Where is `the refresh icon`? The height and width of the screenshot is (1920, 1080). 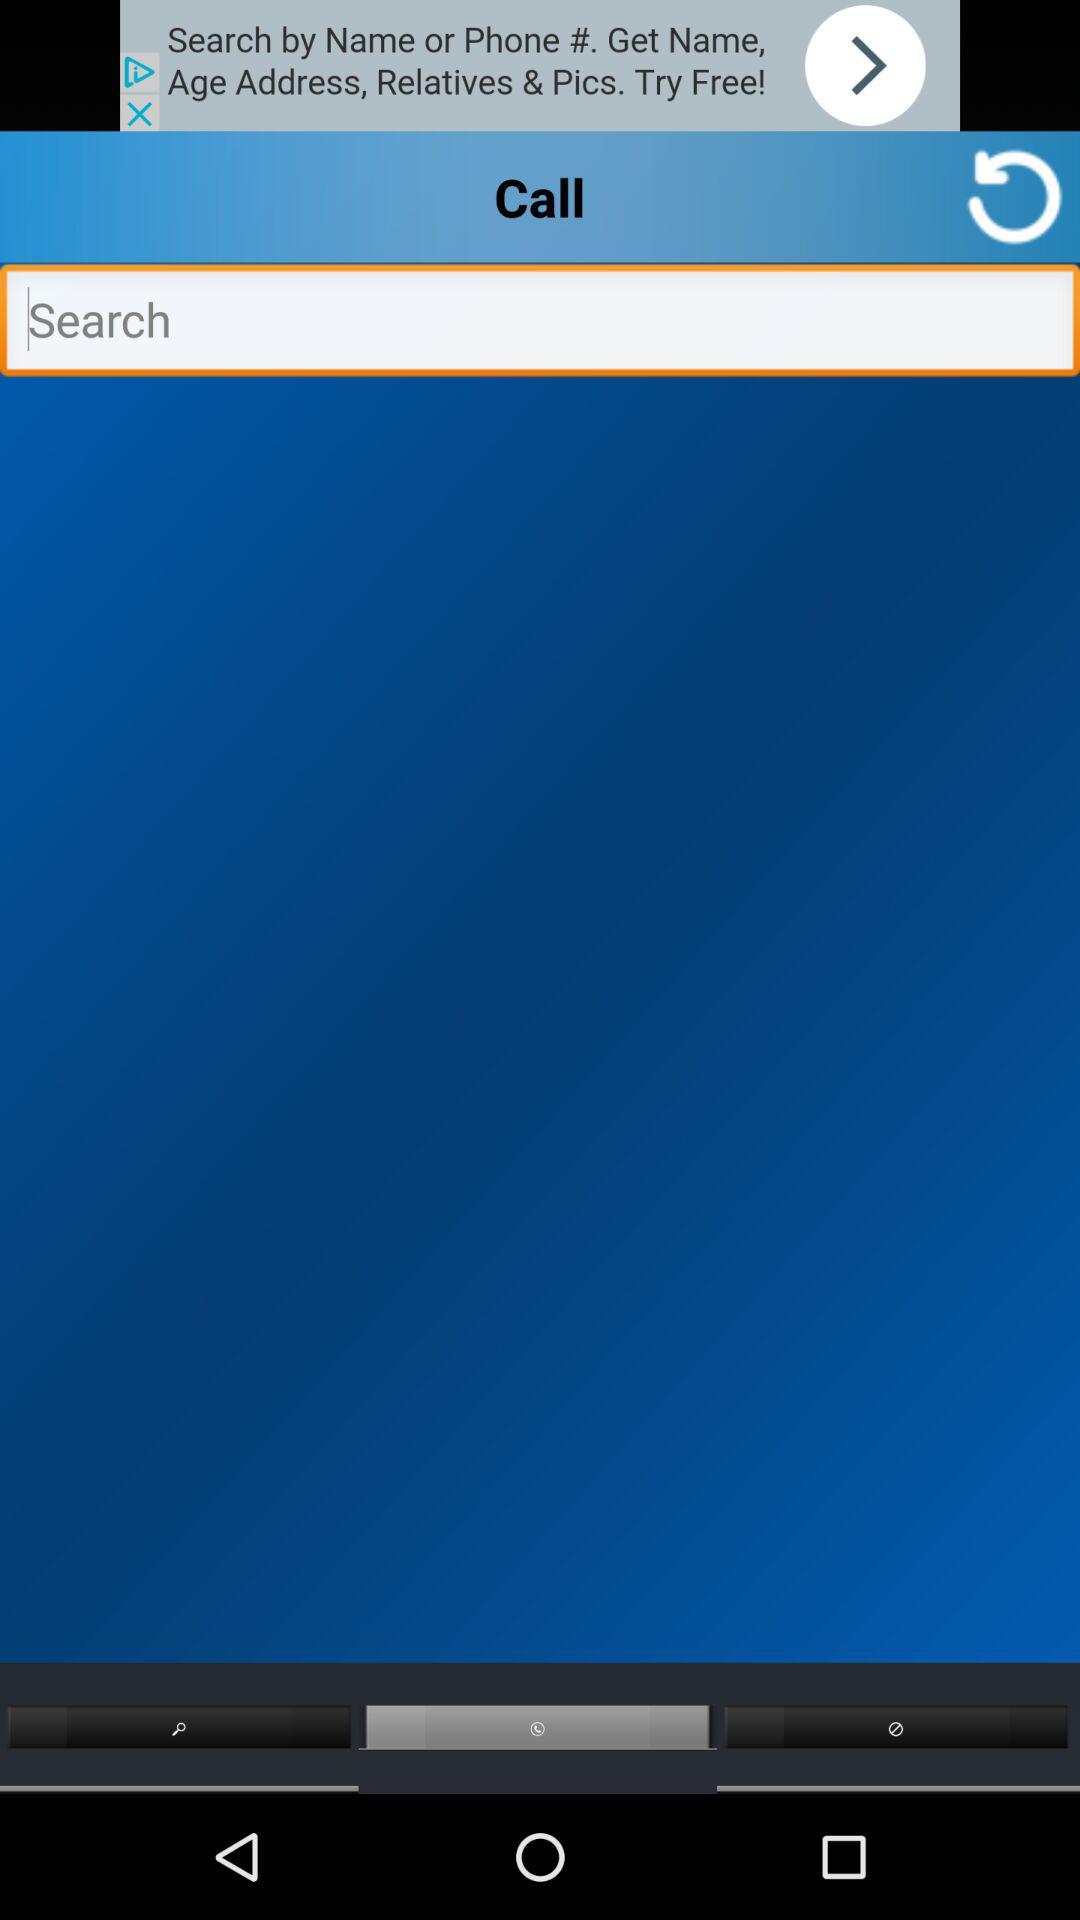
the refresh icon is located at coordinates (1014, 210).